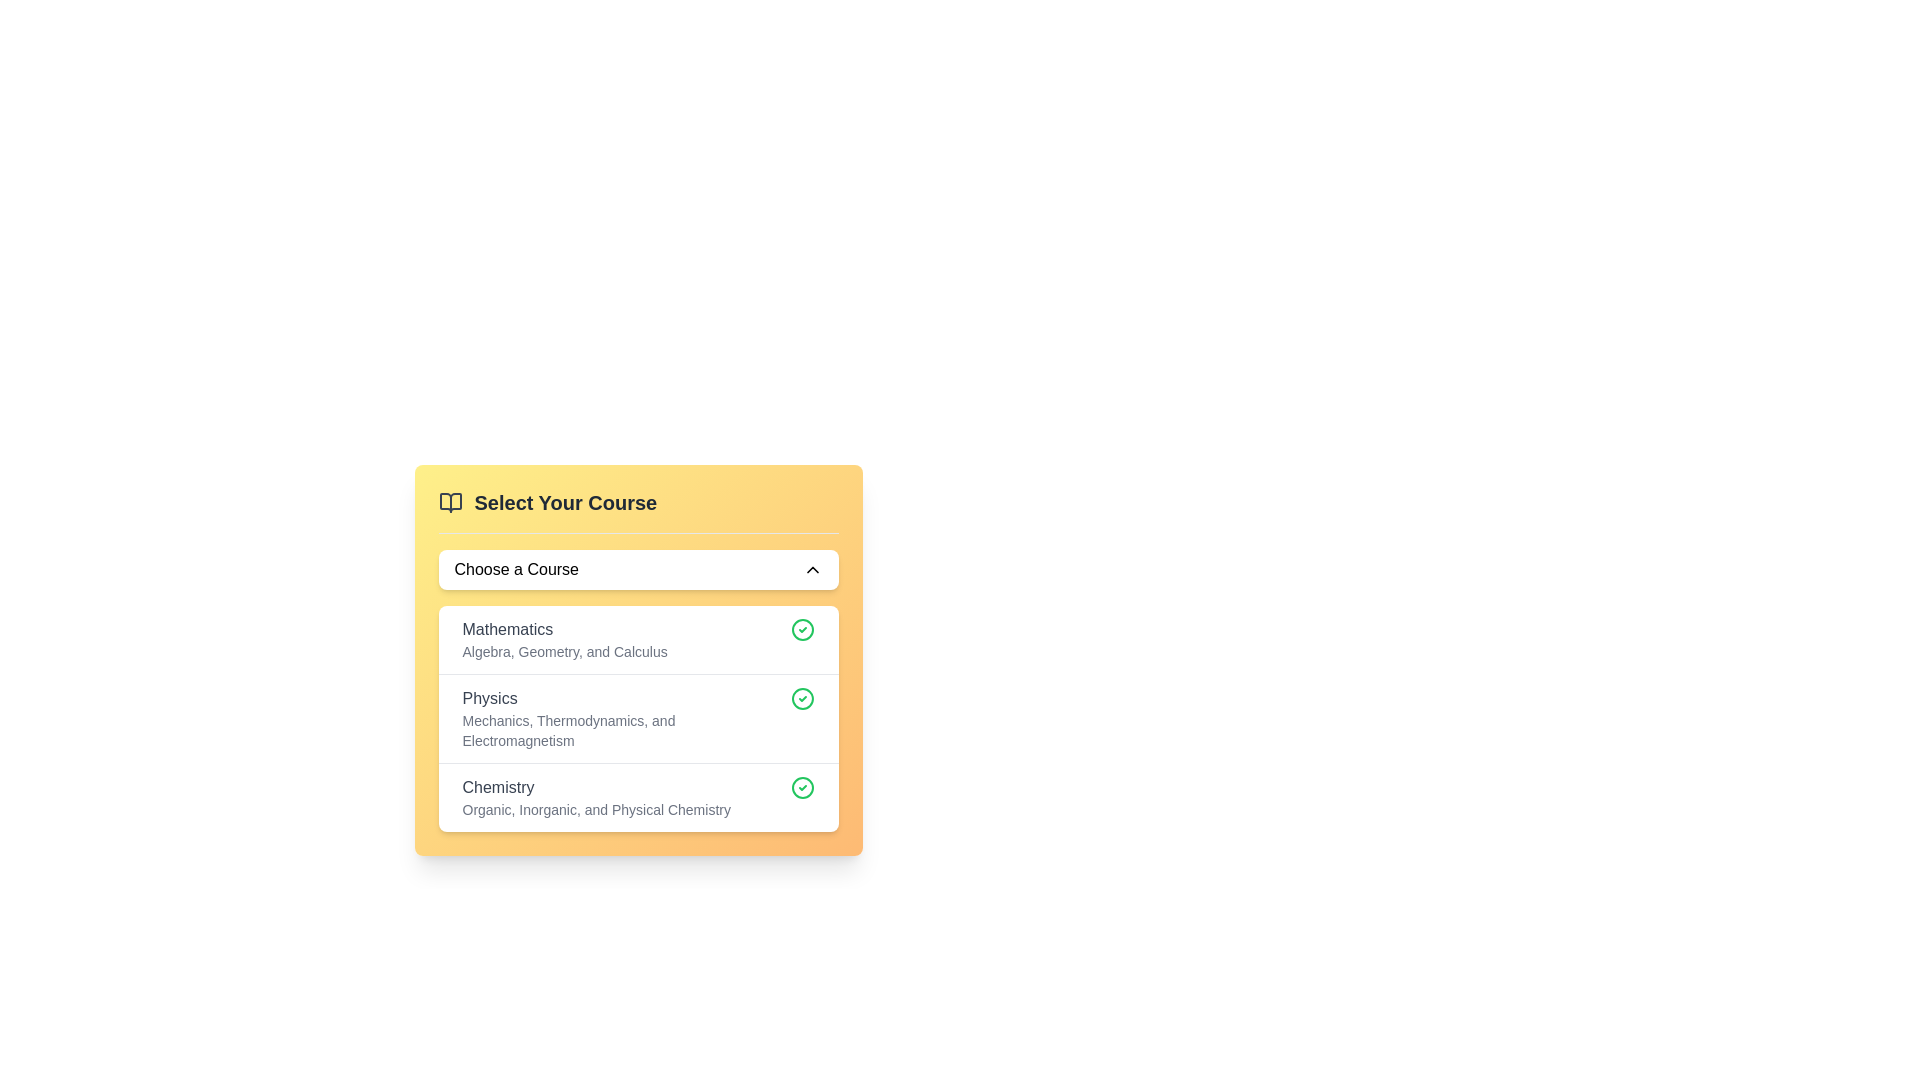 The image size is (1920, 1080). I want to click on to select the 'Physics' option in the second item of the vertical list under the 'Select Your Course' section, so click(637, 717).